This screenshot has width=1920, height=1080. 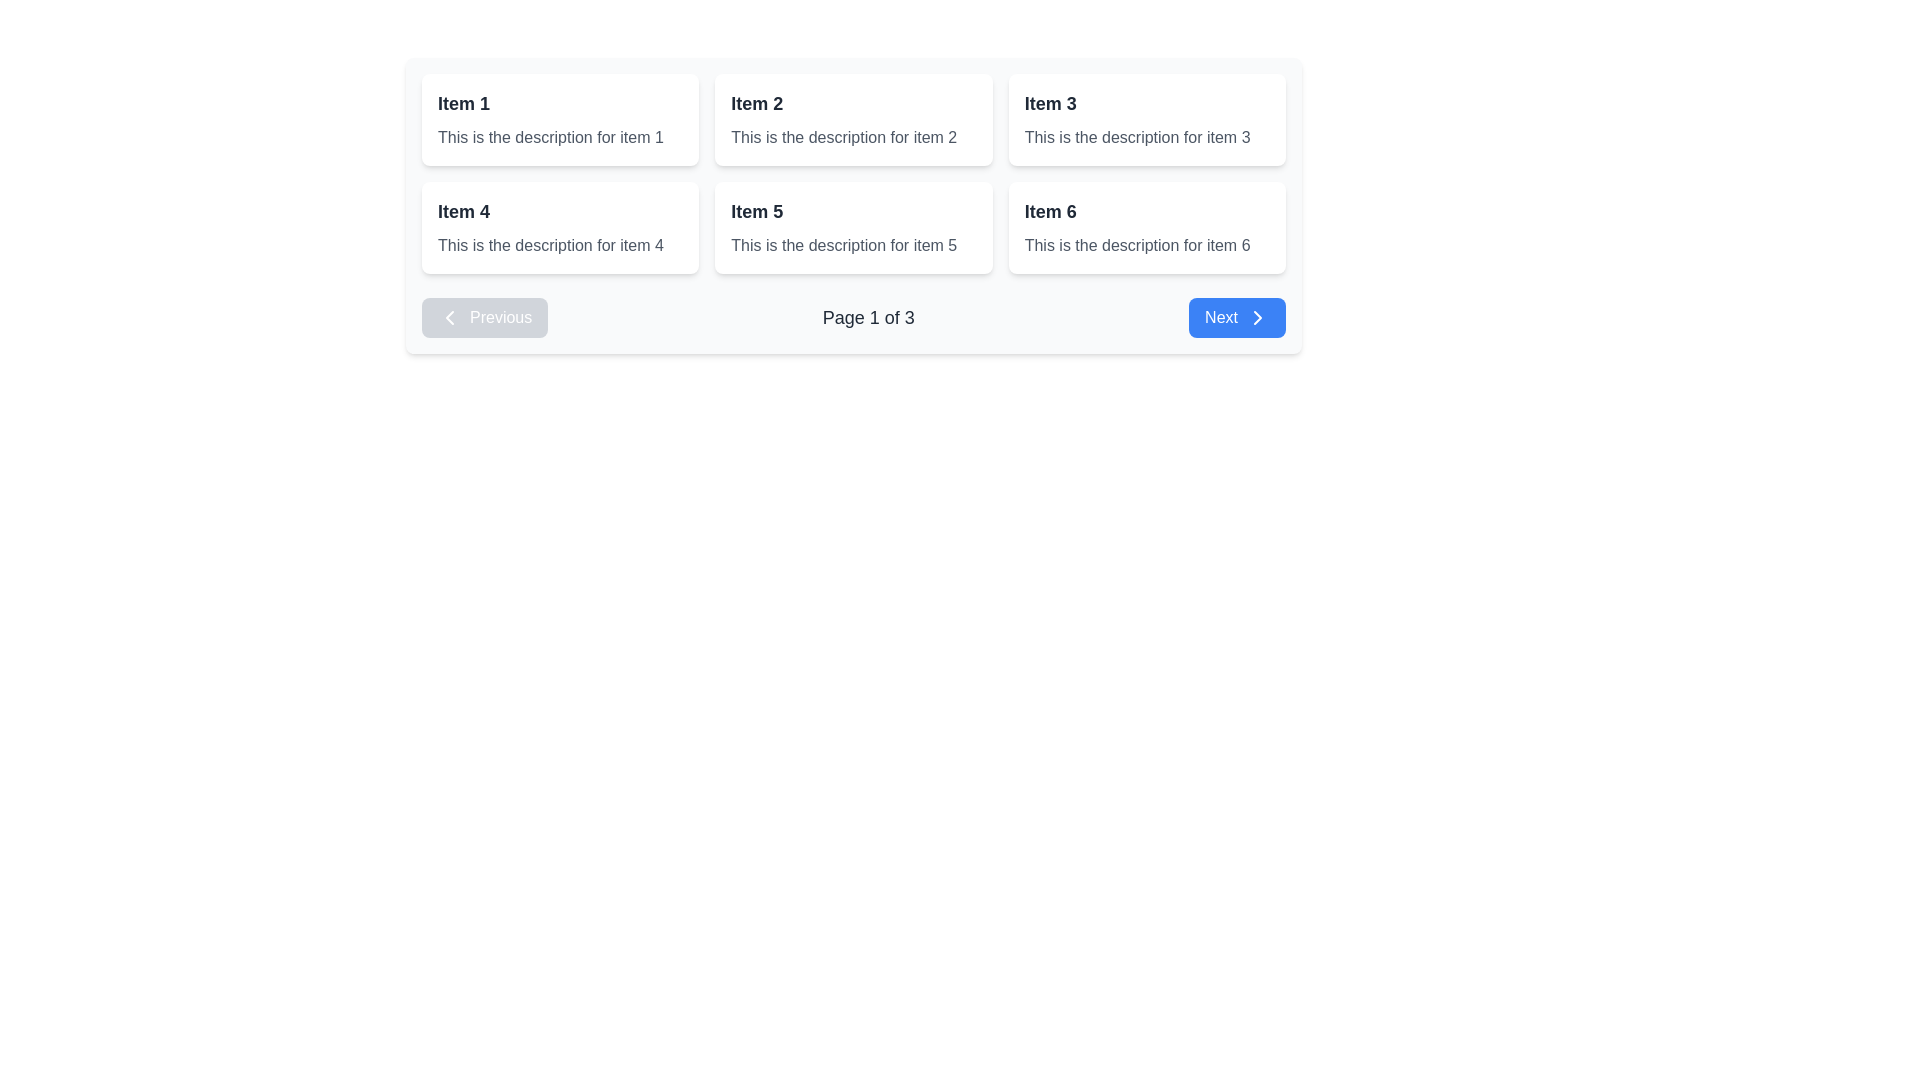 I want to click on the descriptive label text located directly below the title text 'Item 2' in the second card of a 3x2 grid layout, so click(x=844, y=137).